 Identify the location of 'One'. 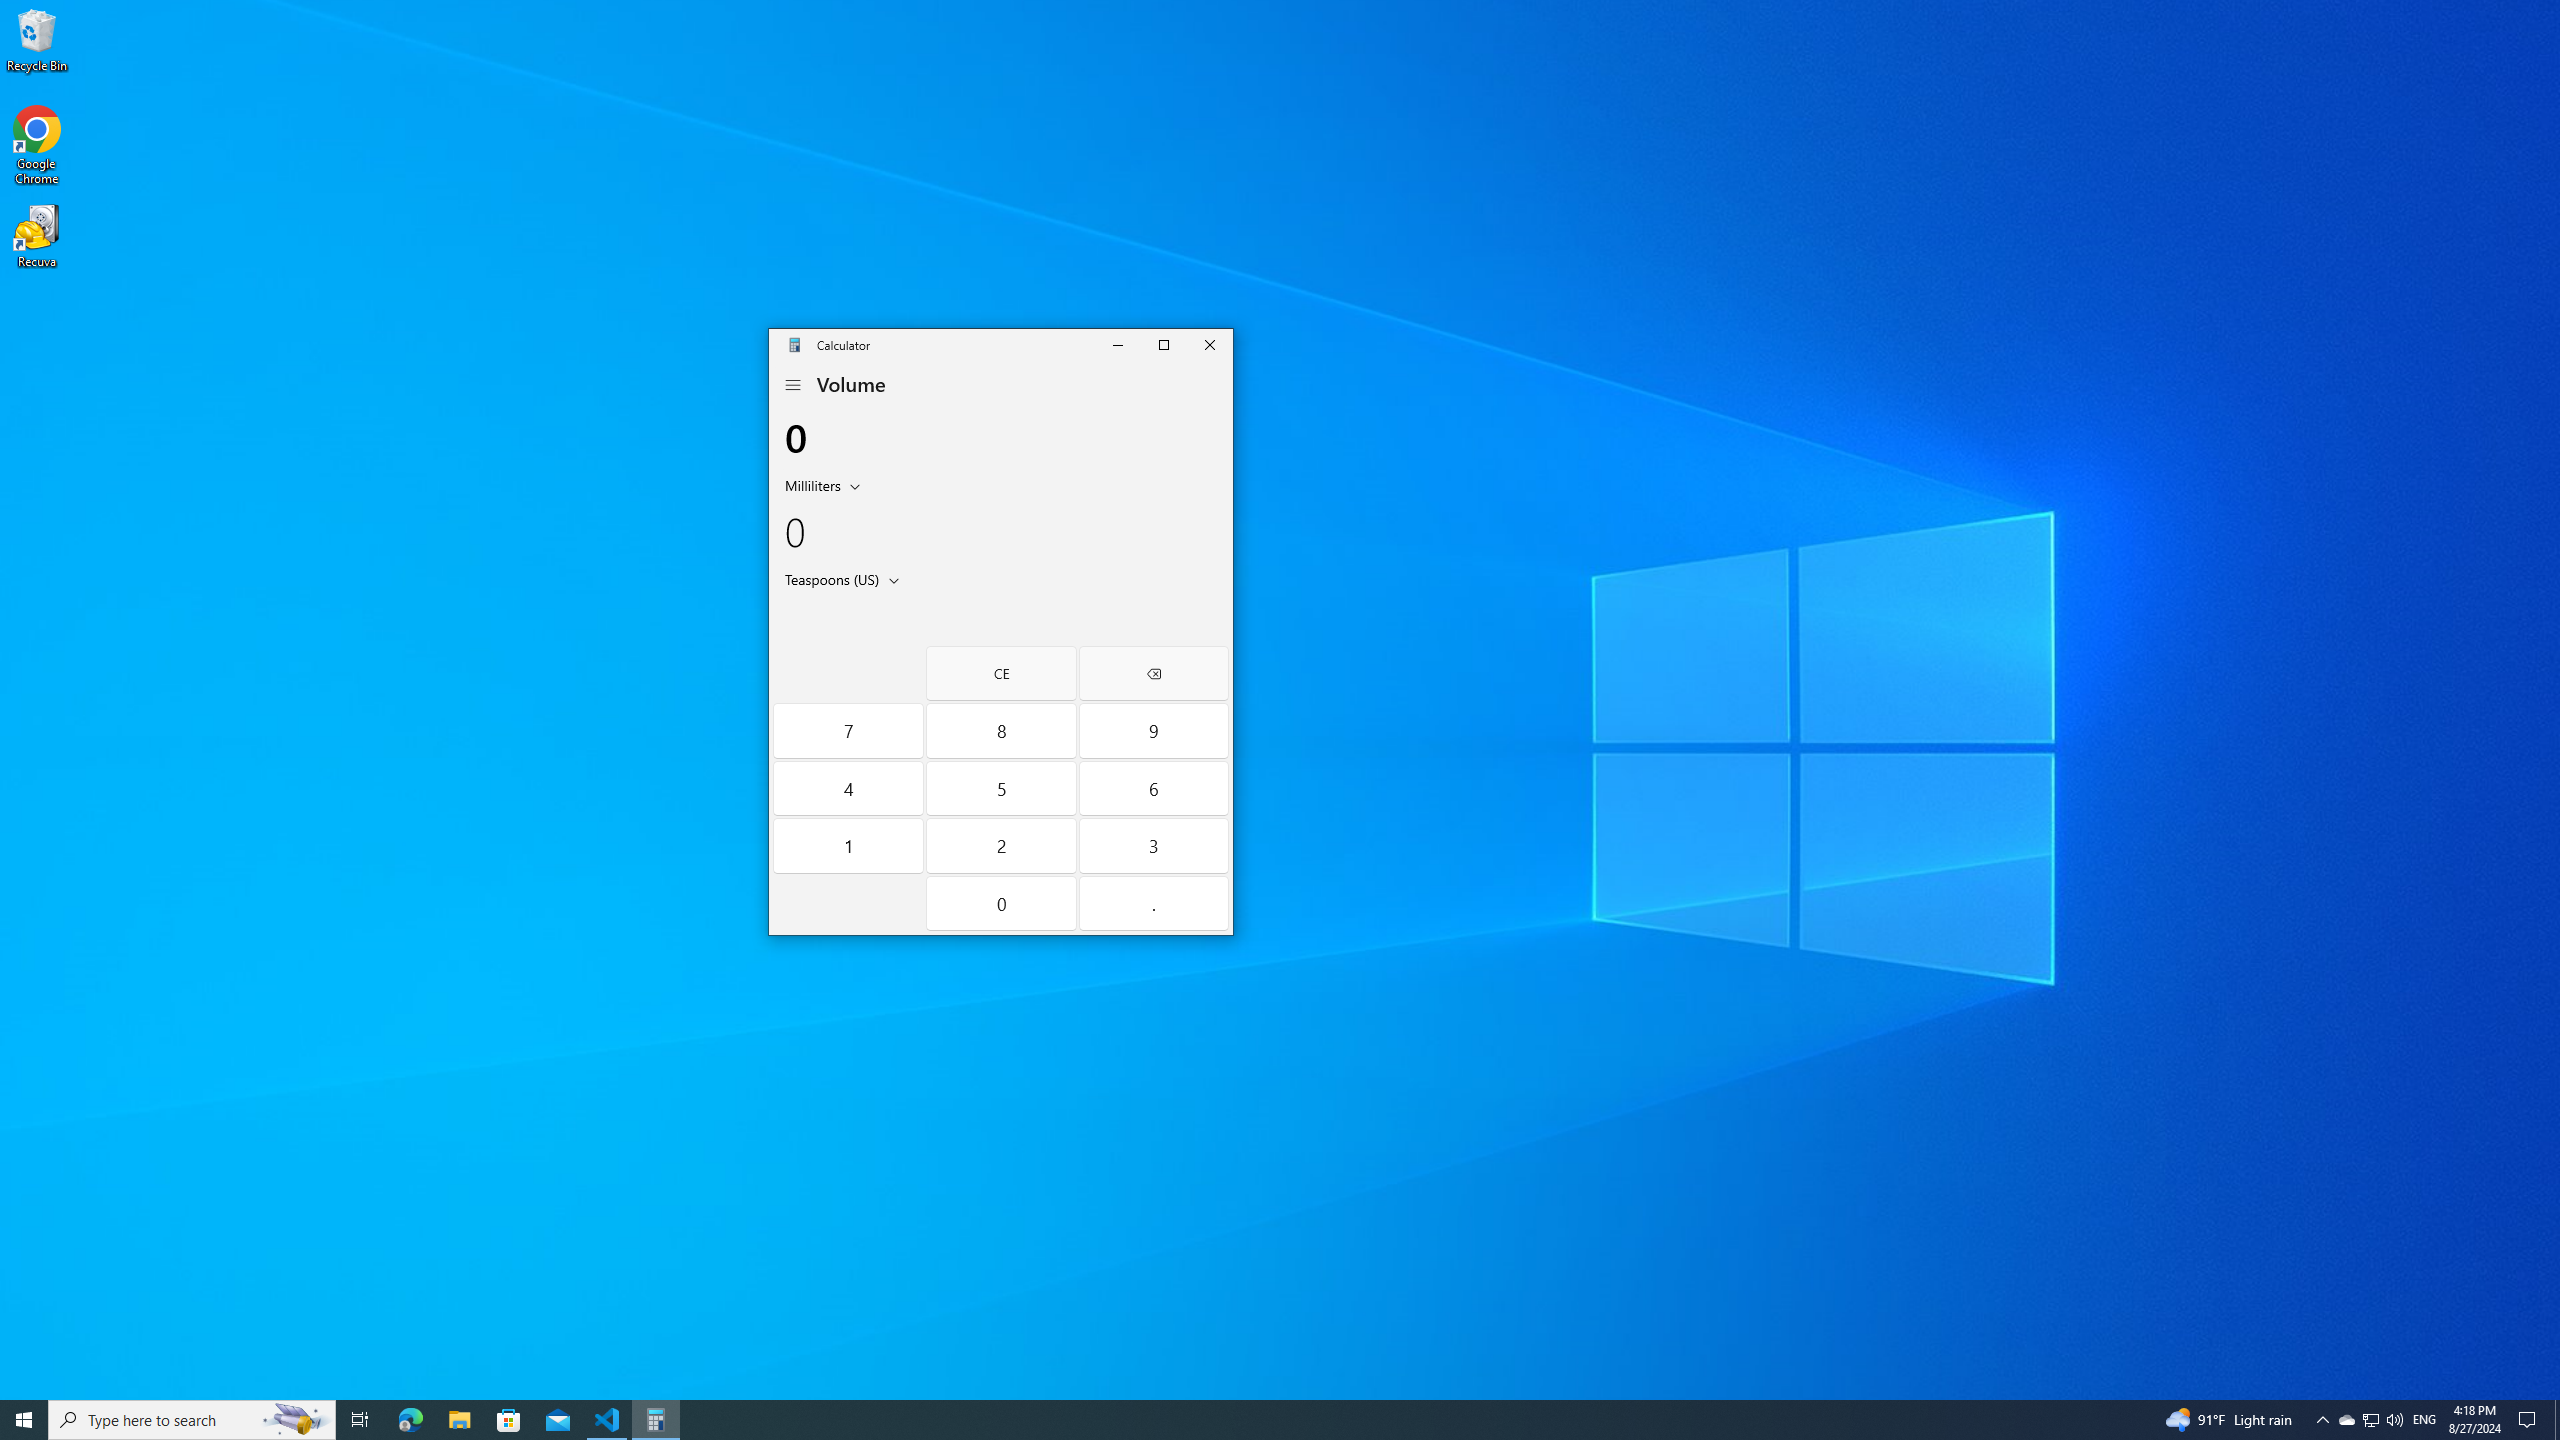
(847, 846).